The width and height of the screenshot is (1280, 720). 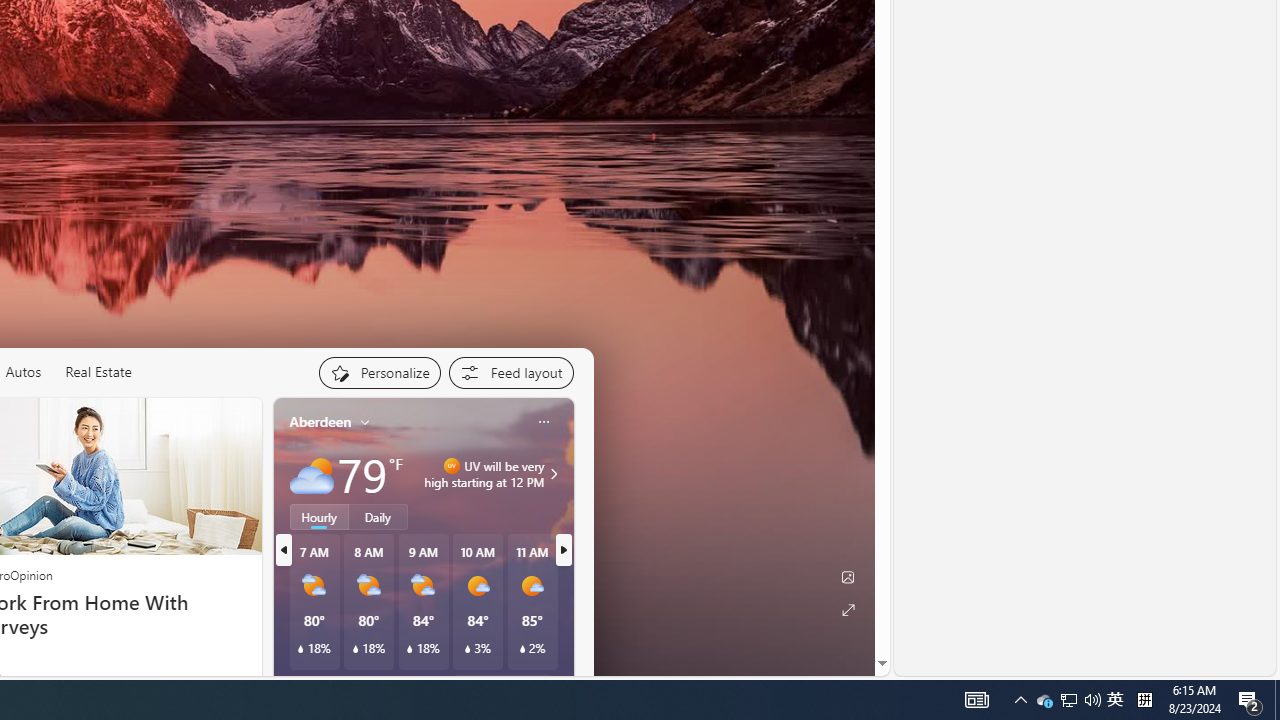 I want to click on 'Autos', so click(x=23, y=371).